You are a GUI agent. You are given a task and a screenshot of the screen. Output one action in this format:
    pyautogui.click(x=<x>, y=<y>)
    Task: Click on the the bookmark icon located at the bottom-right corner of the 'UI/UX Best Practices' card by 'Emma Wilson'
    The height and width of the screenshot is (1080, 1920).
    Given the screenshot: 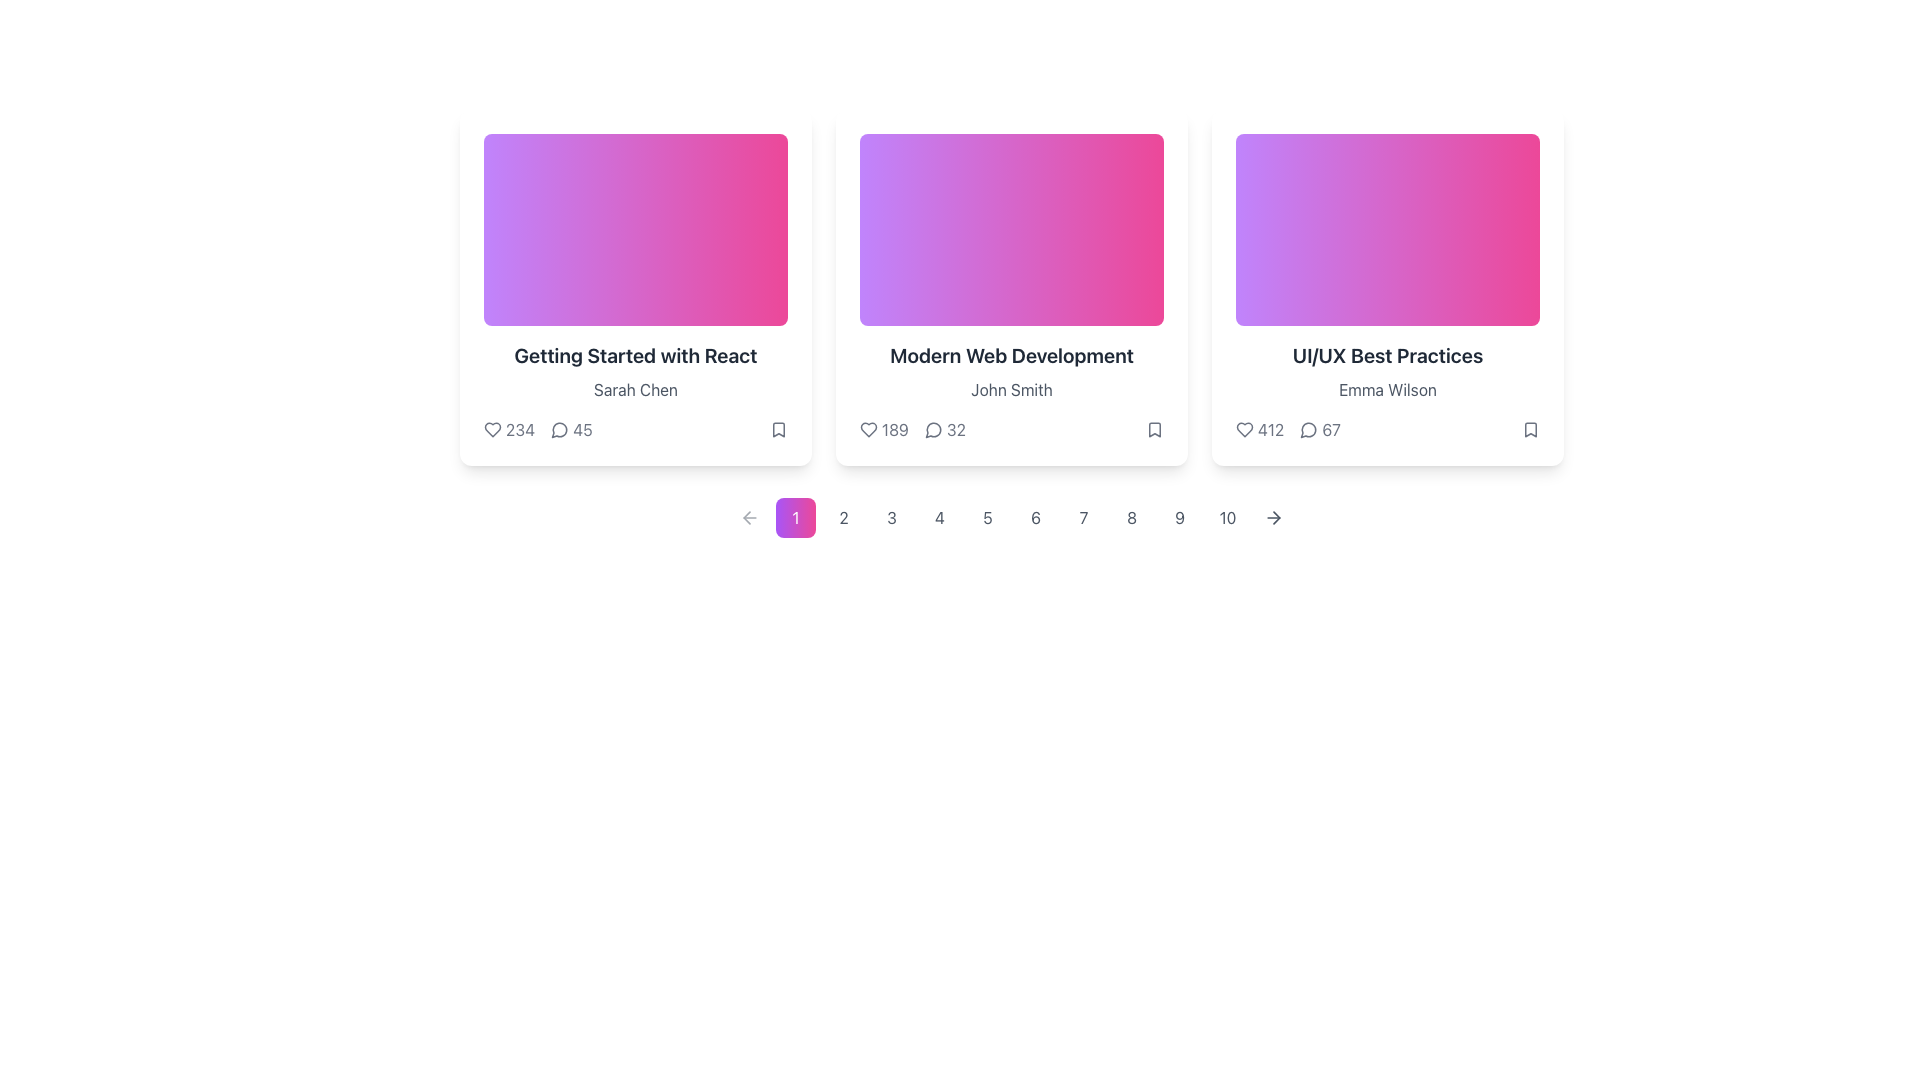 What is the action you would take?
    pyautogui.click(x=1530, y=428)
    